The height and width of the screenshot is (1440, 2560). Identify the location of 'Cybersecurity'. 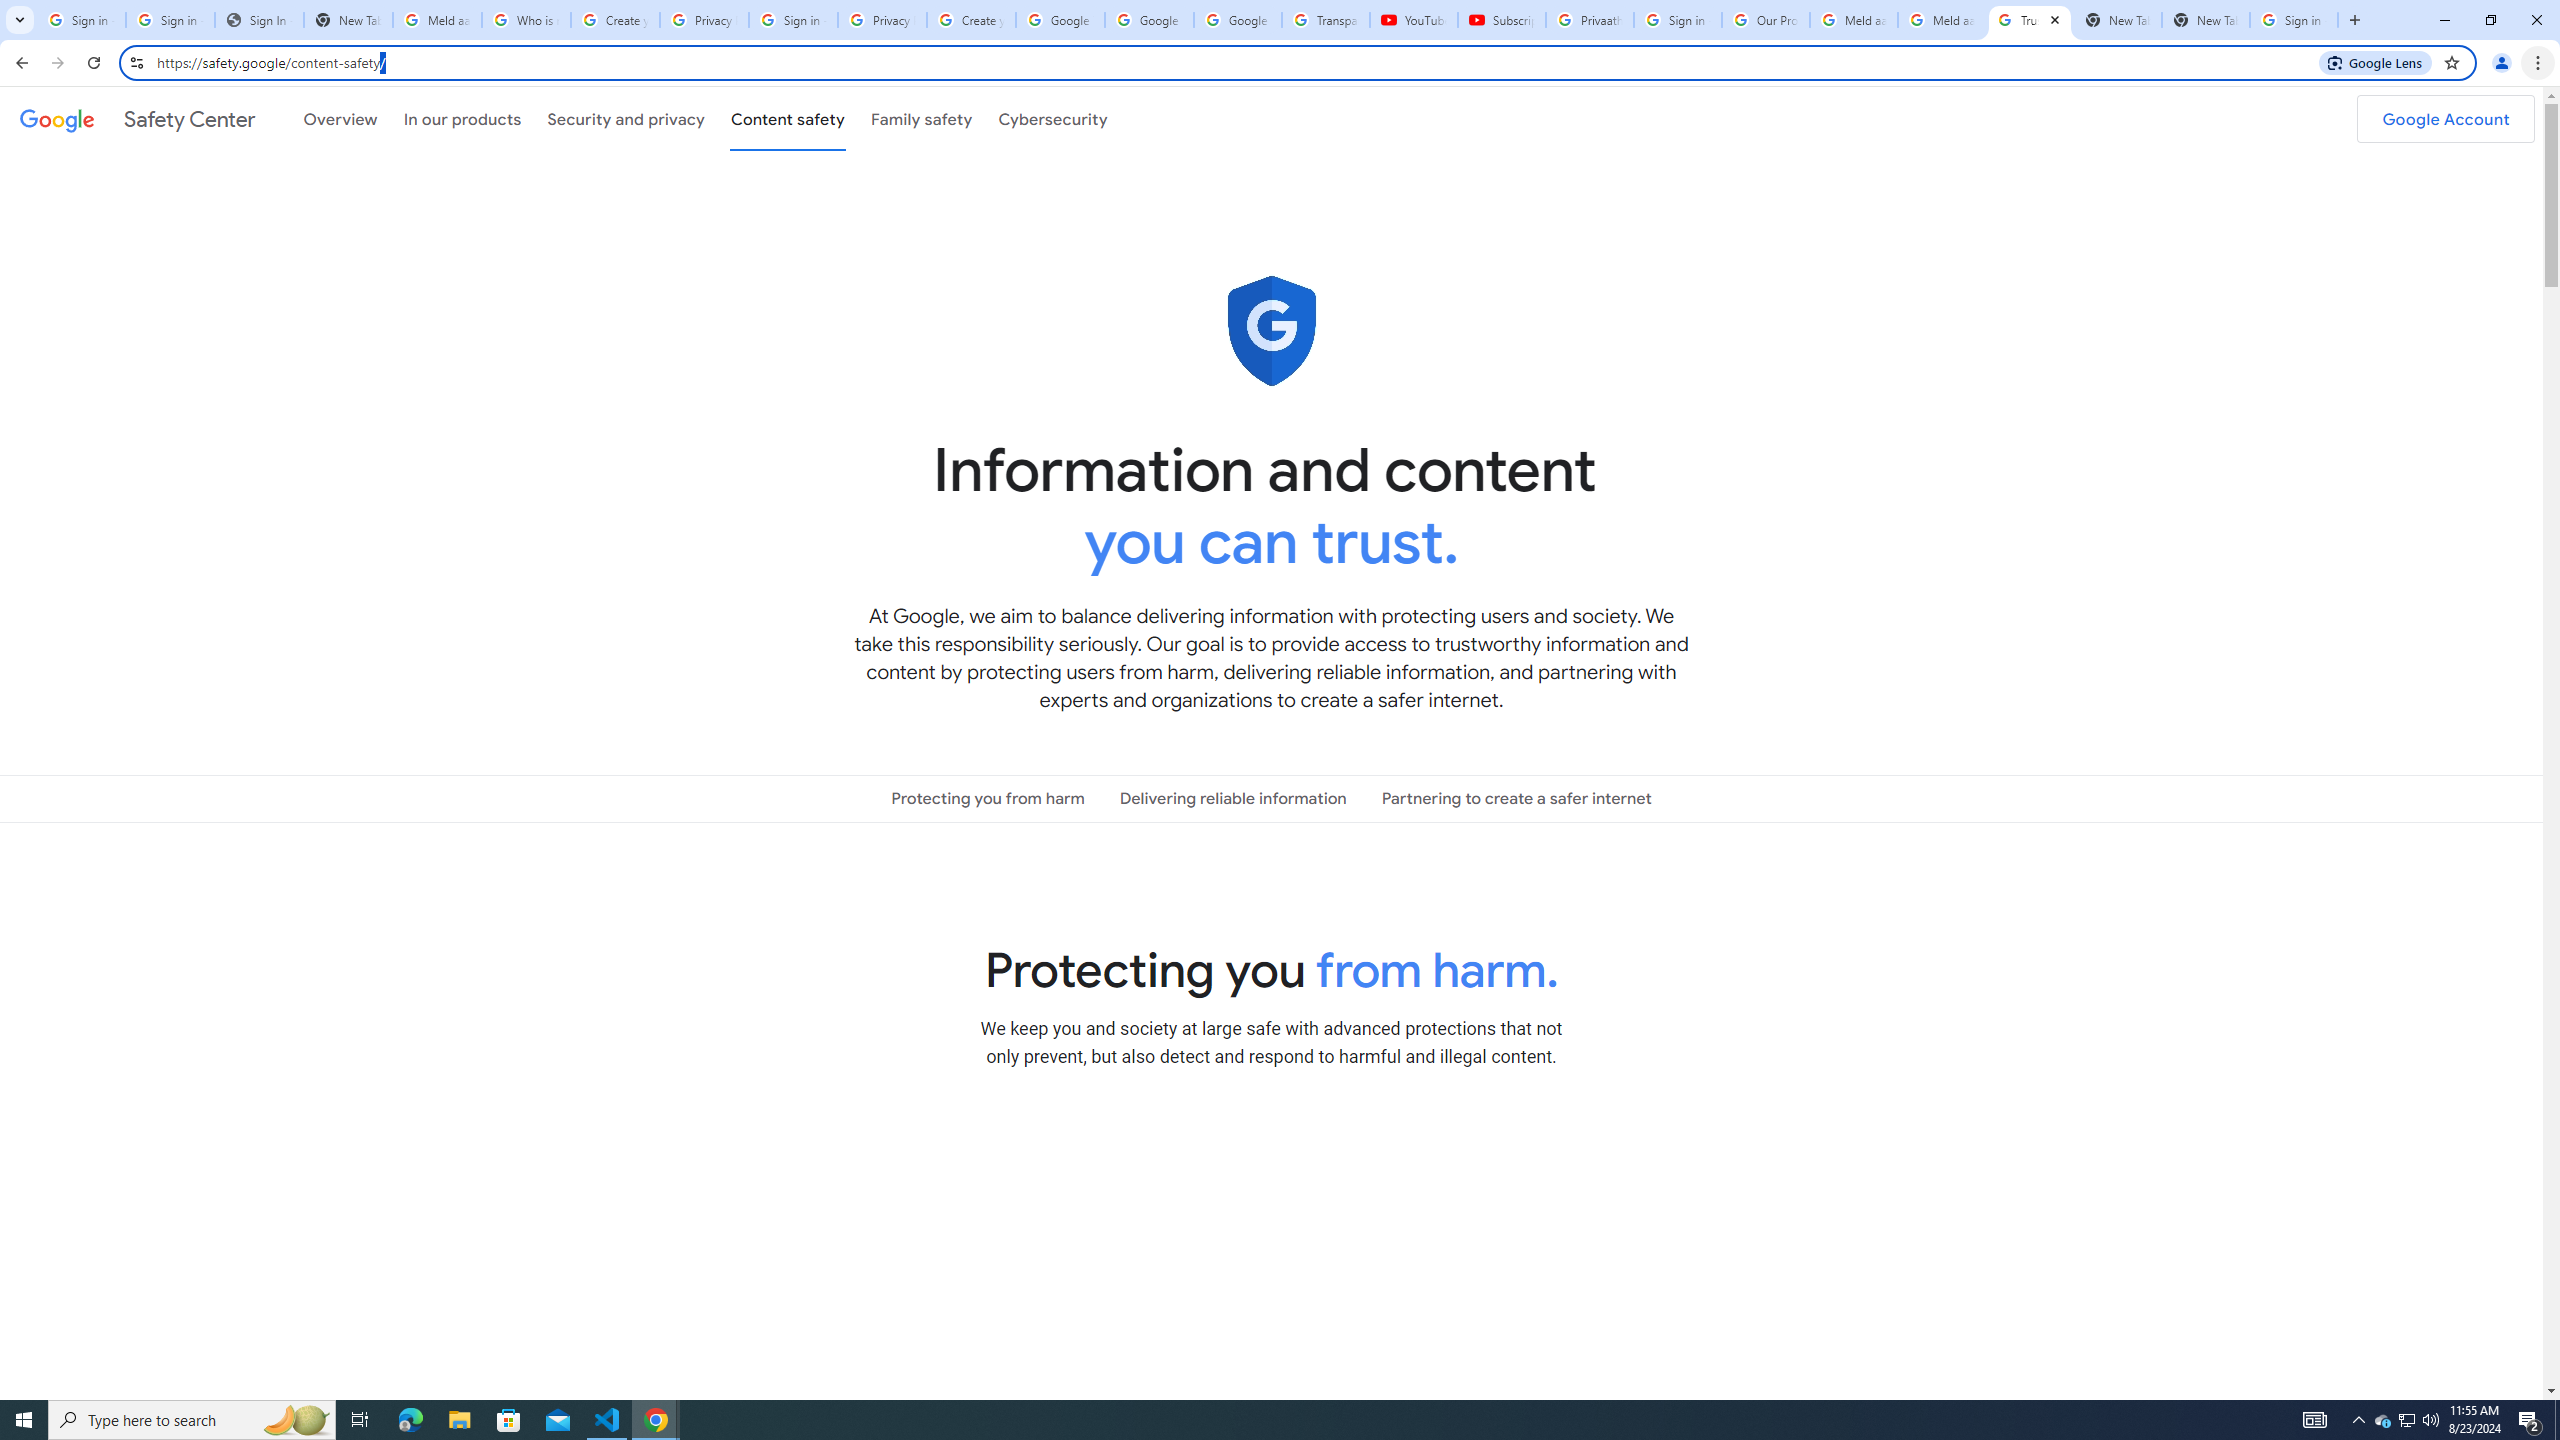
(1052, 118).